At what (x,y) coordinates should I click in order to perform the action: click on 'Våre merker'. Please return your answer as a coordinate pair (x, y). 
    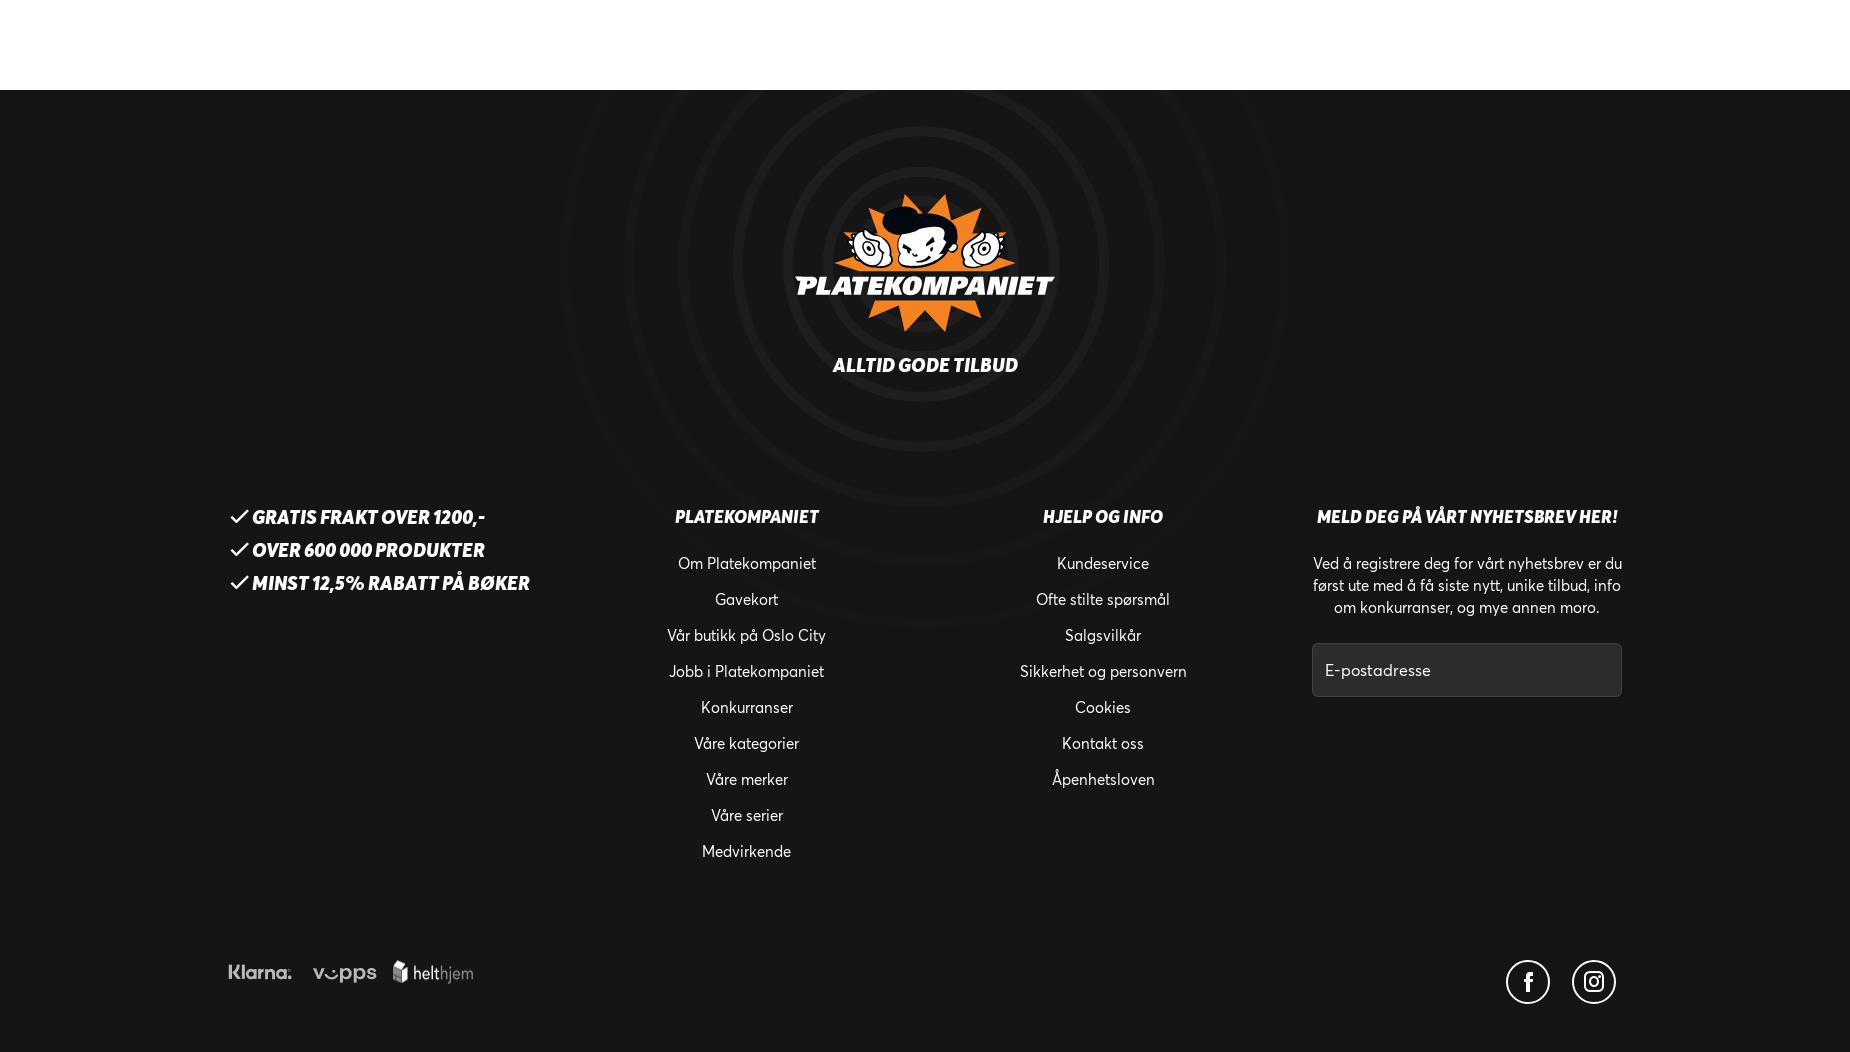
    Looking at the image, I should click on (745, 778).